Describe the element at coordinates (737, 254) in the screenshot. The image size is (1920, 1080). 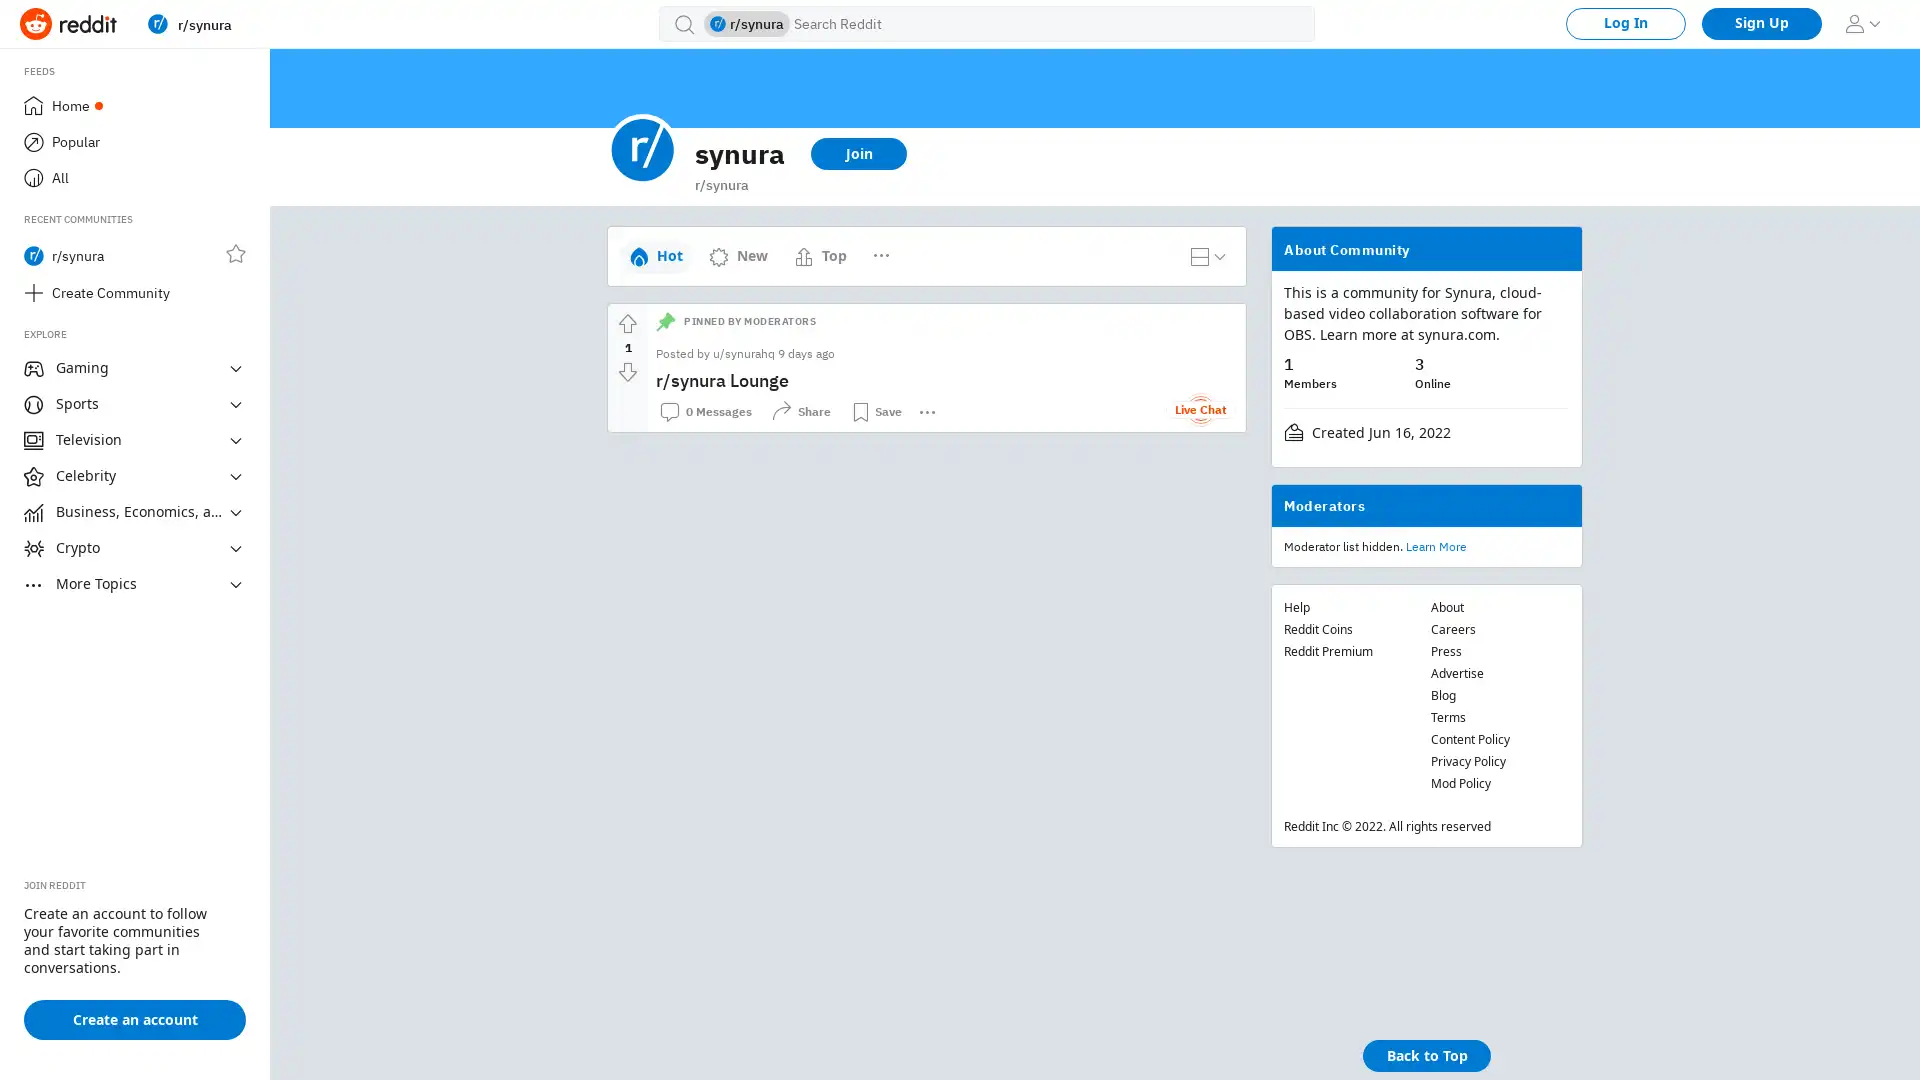
I see `New` at that location.